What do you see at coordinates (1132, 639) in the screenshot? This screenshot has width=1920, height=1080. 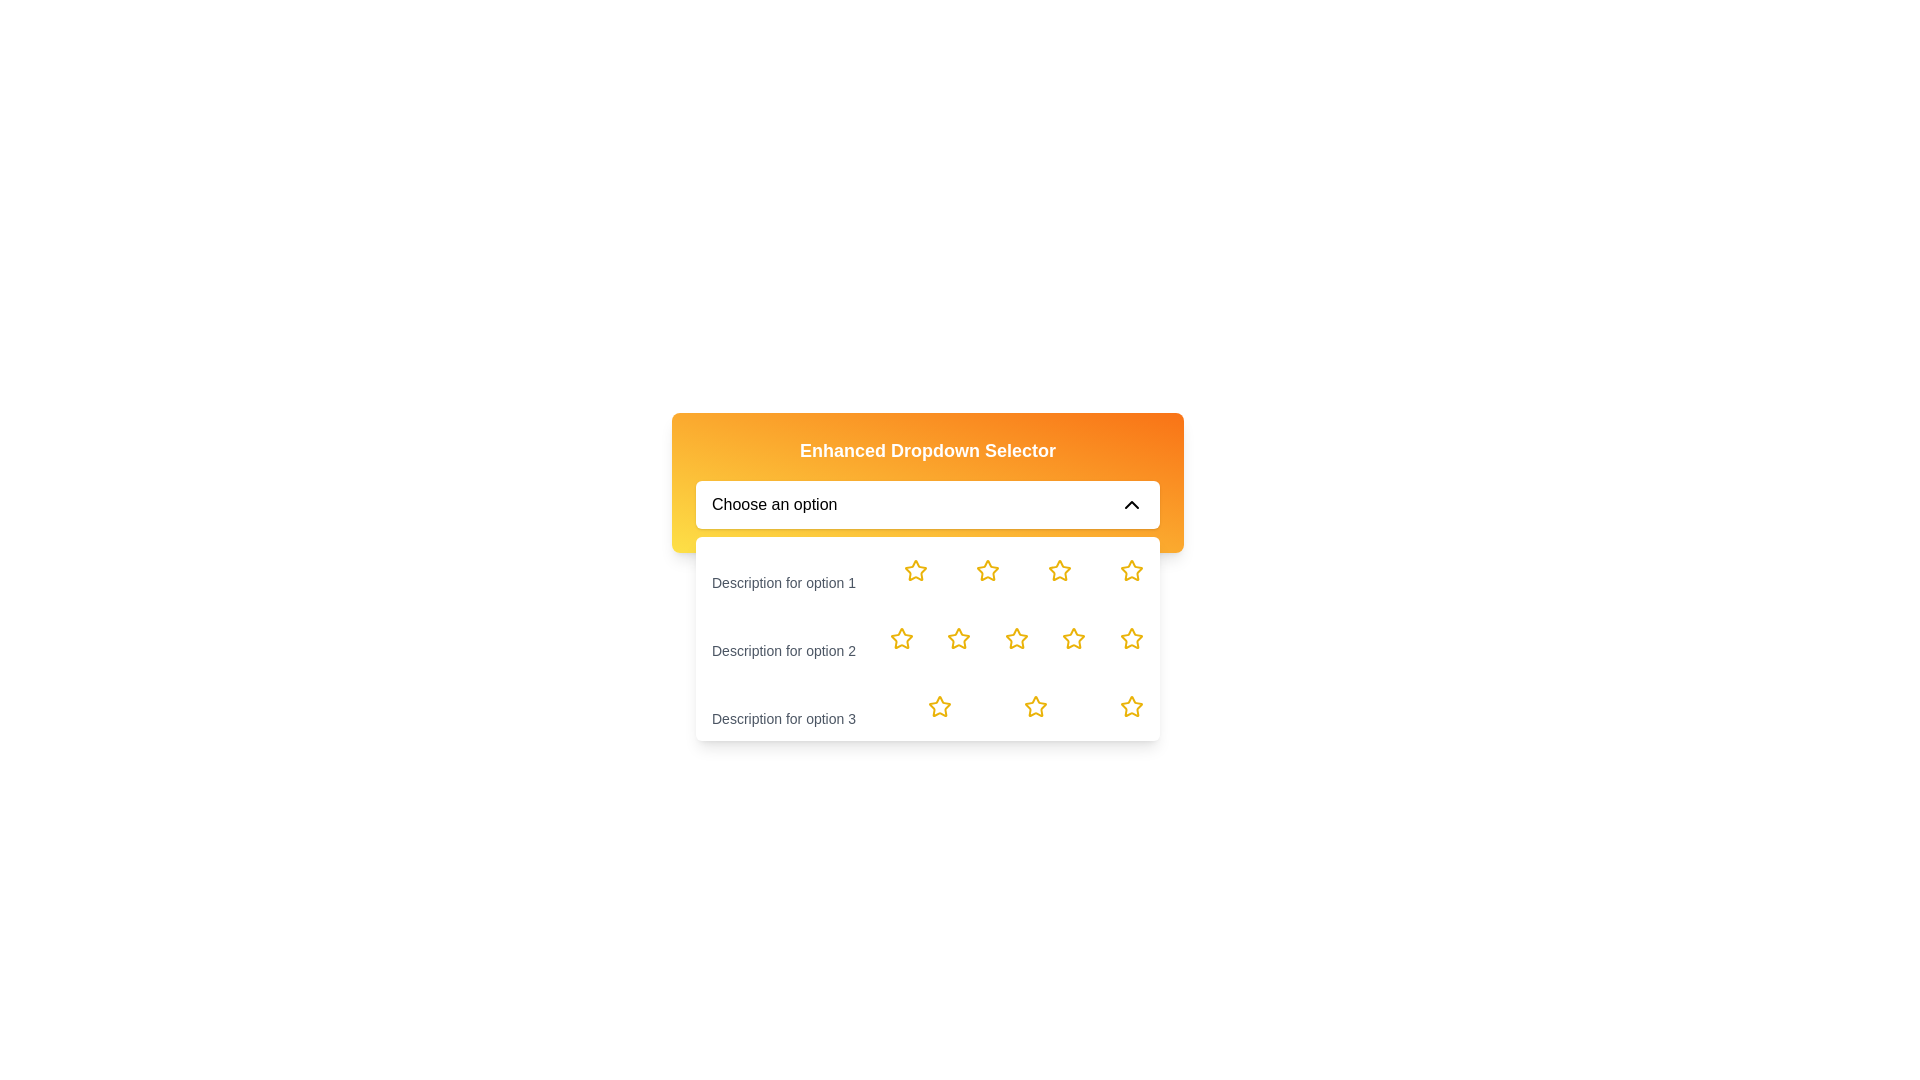 I see `the star icon that is the sixth in the row associated with 'Option 2'` at bounding box center [1132, 639].